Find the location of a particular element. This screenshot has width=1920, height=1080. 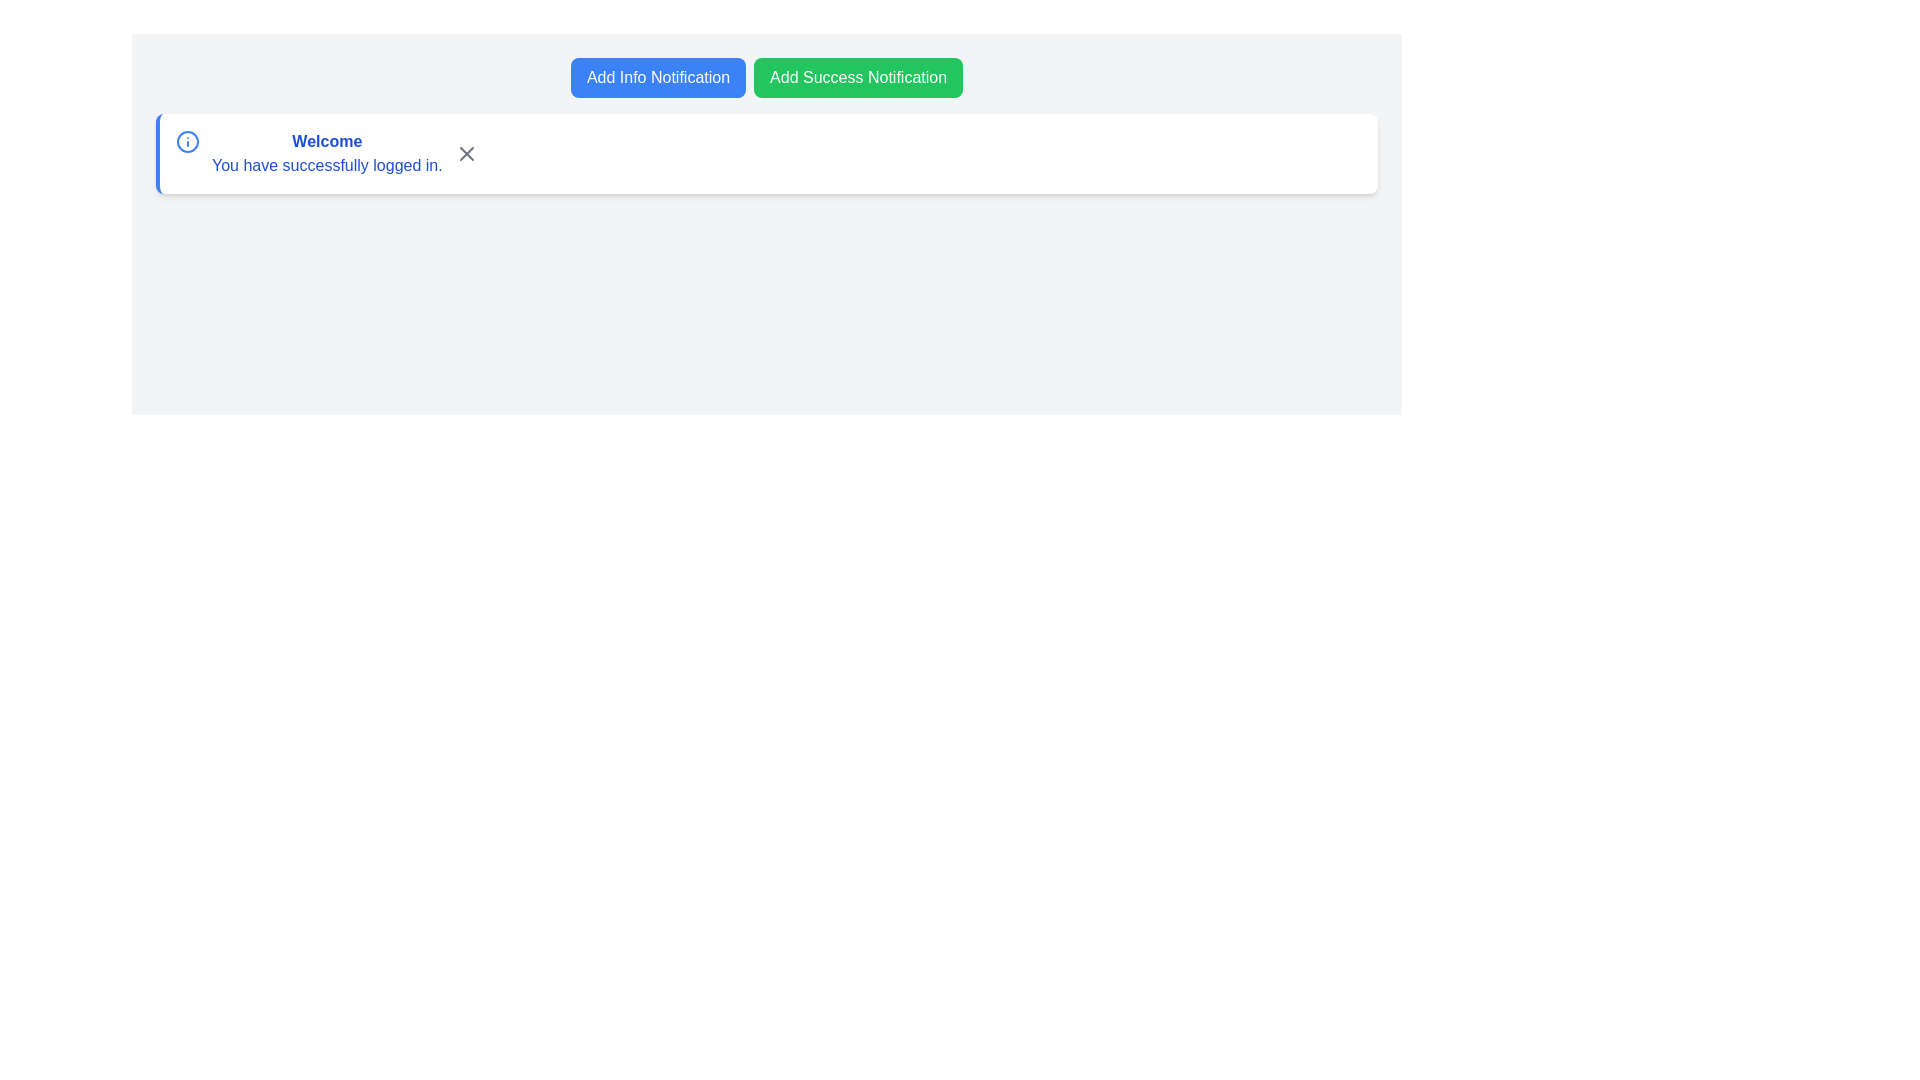

the success notification message Static Text Label that appears below the bolded text 'Welcome' in the notification bar is located at coordinates (327, 164).